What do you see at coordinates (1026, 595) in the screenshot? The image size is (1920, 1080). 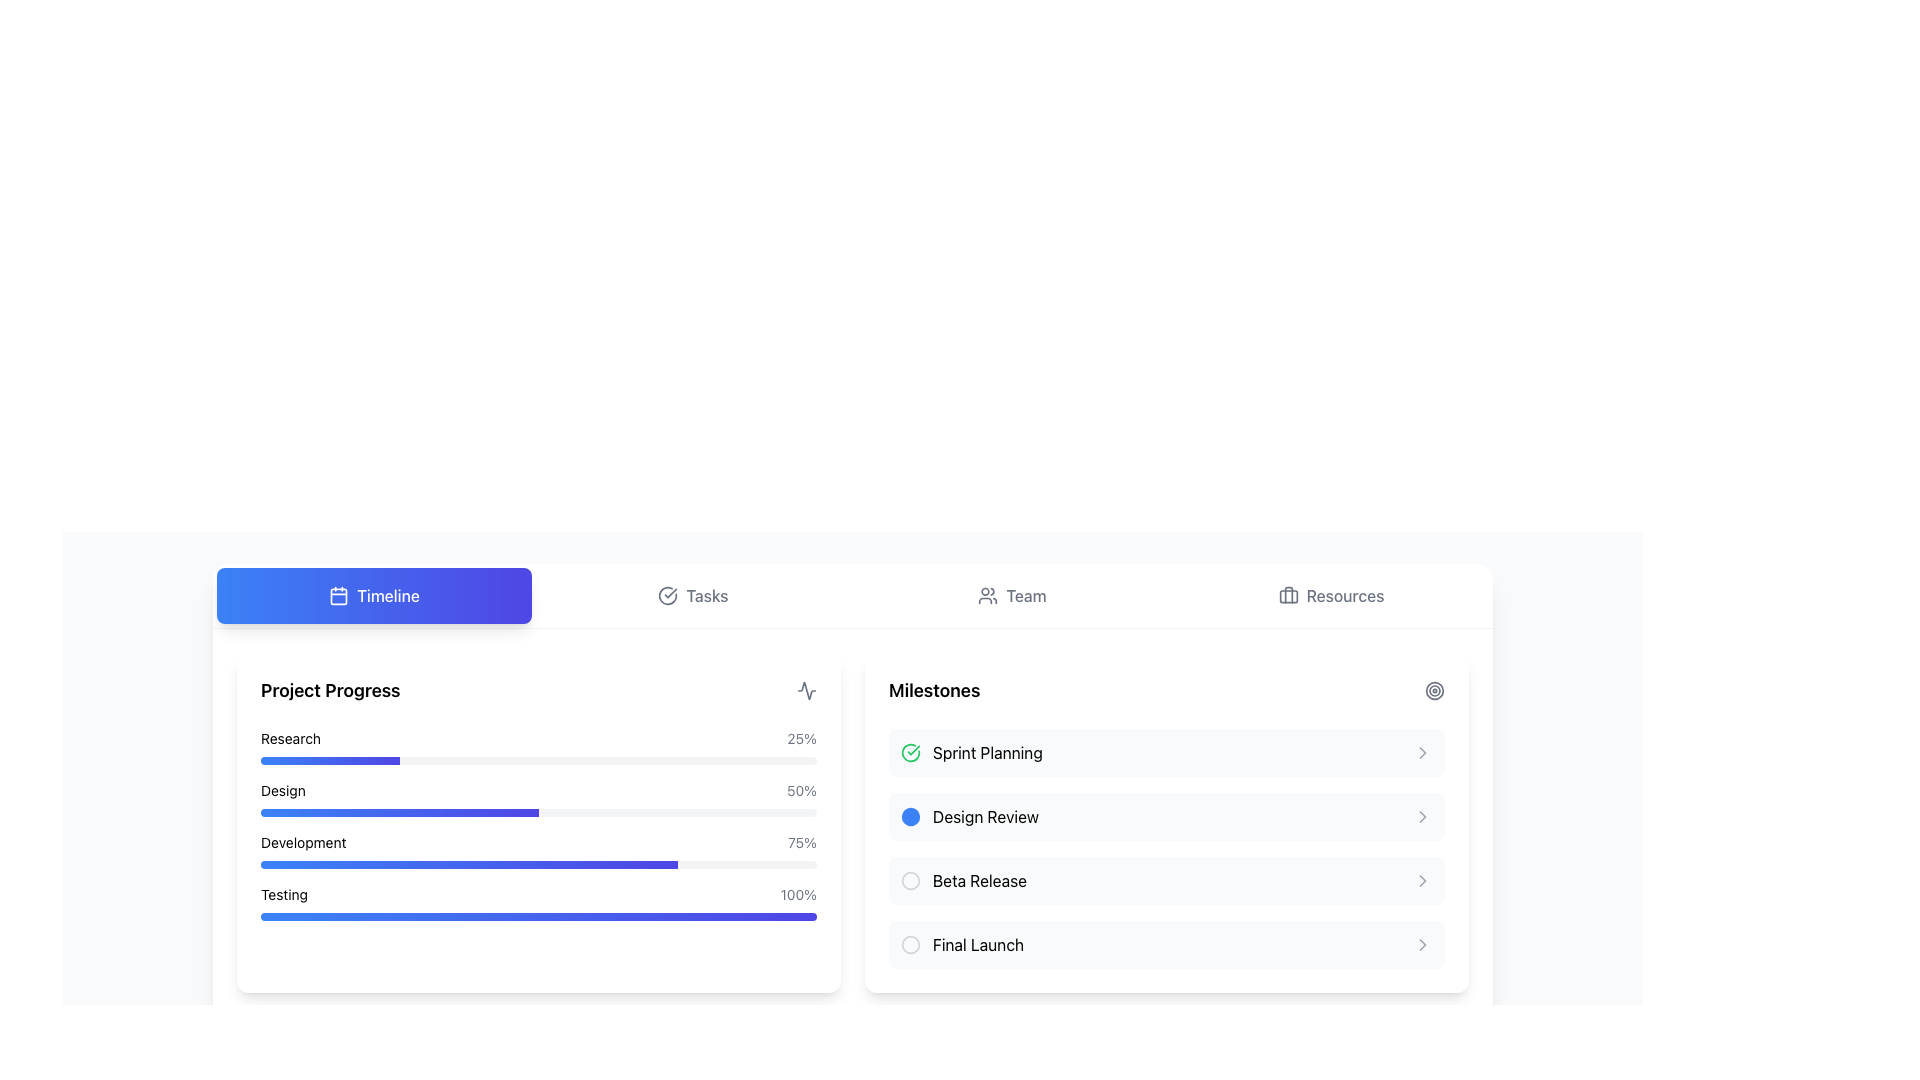 I see `the 'Team' text label in the horizontal navigation bar` at bounding box center [1026, 595].